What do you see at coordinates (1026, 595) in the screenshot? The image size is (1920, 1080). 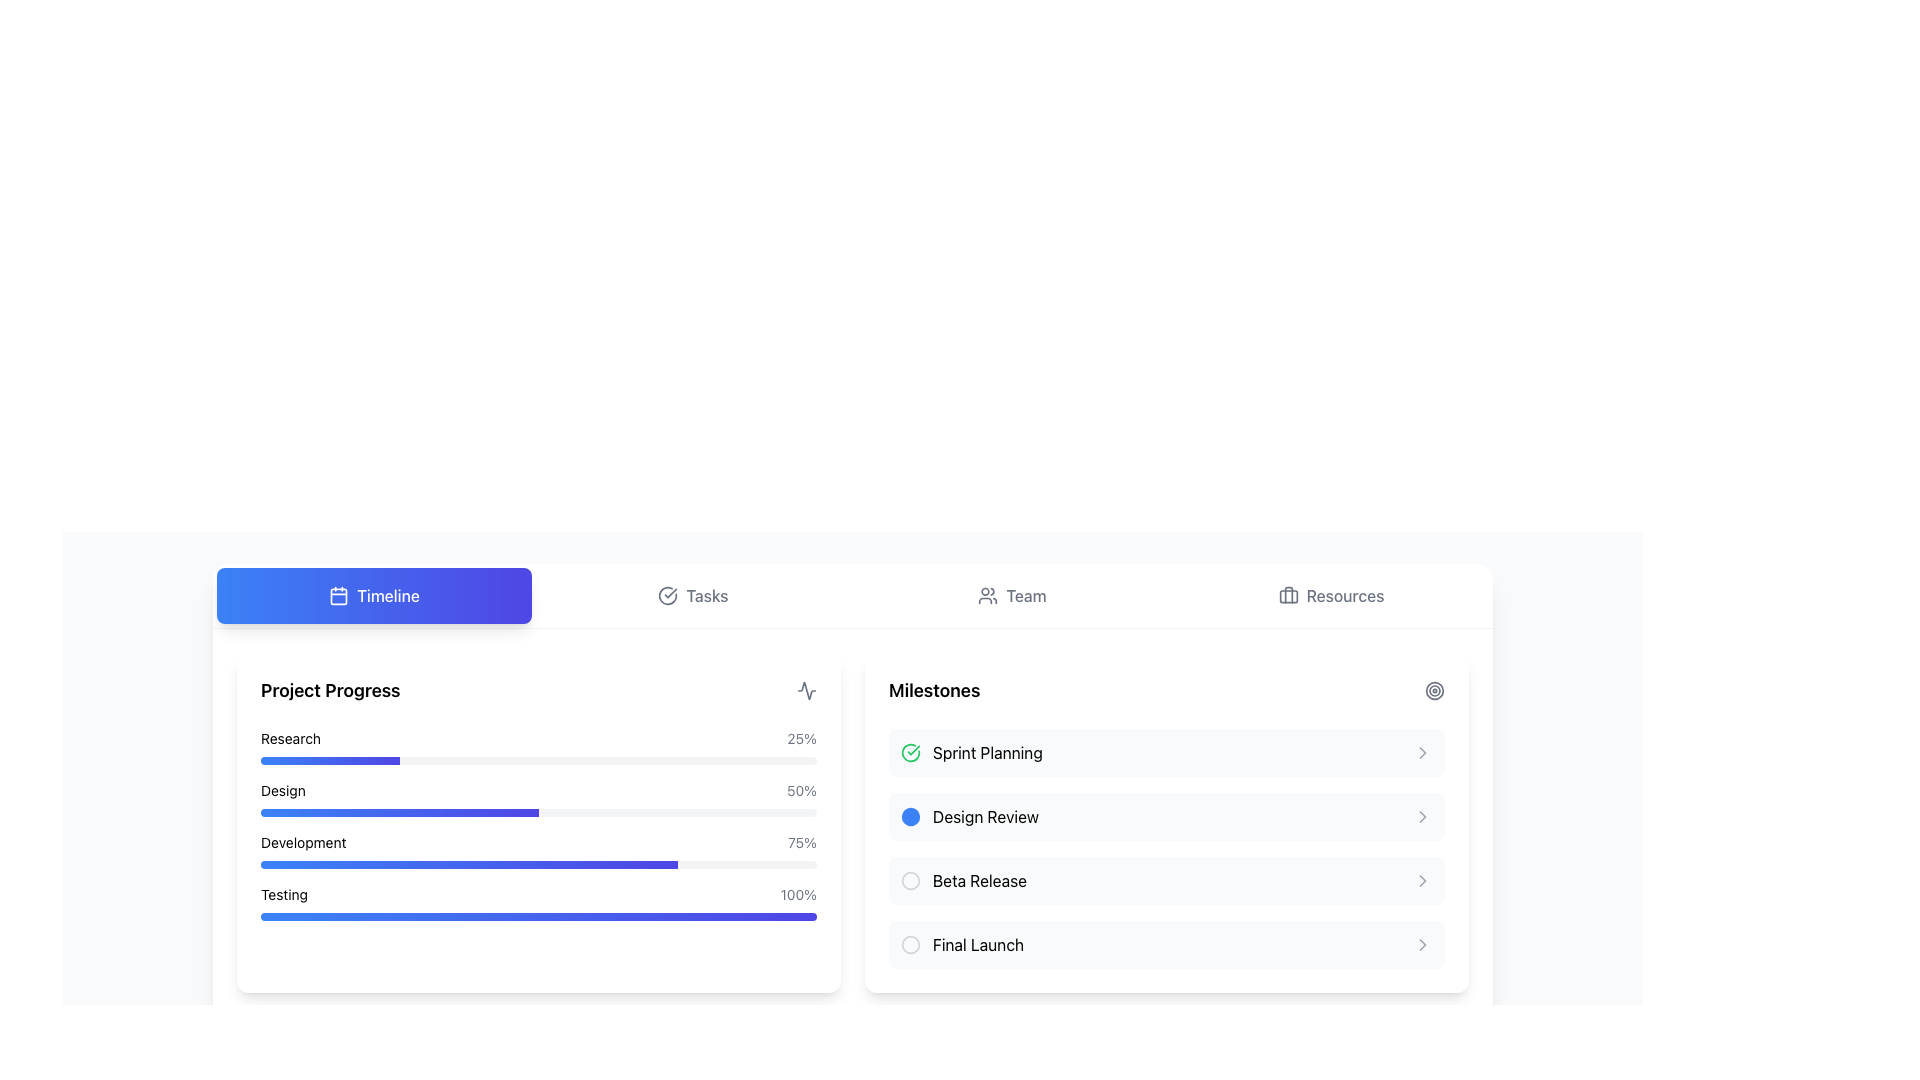 I see `the 'Team' text label in the horizontal navigation bar` at bounding box center [1026, 595].